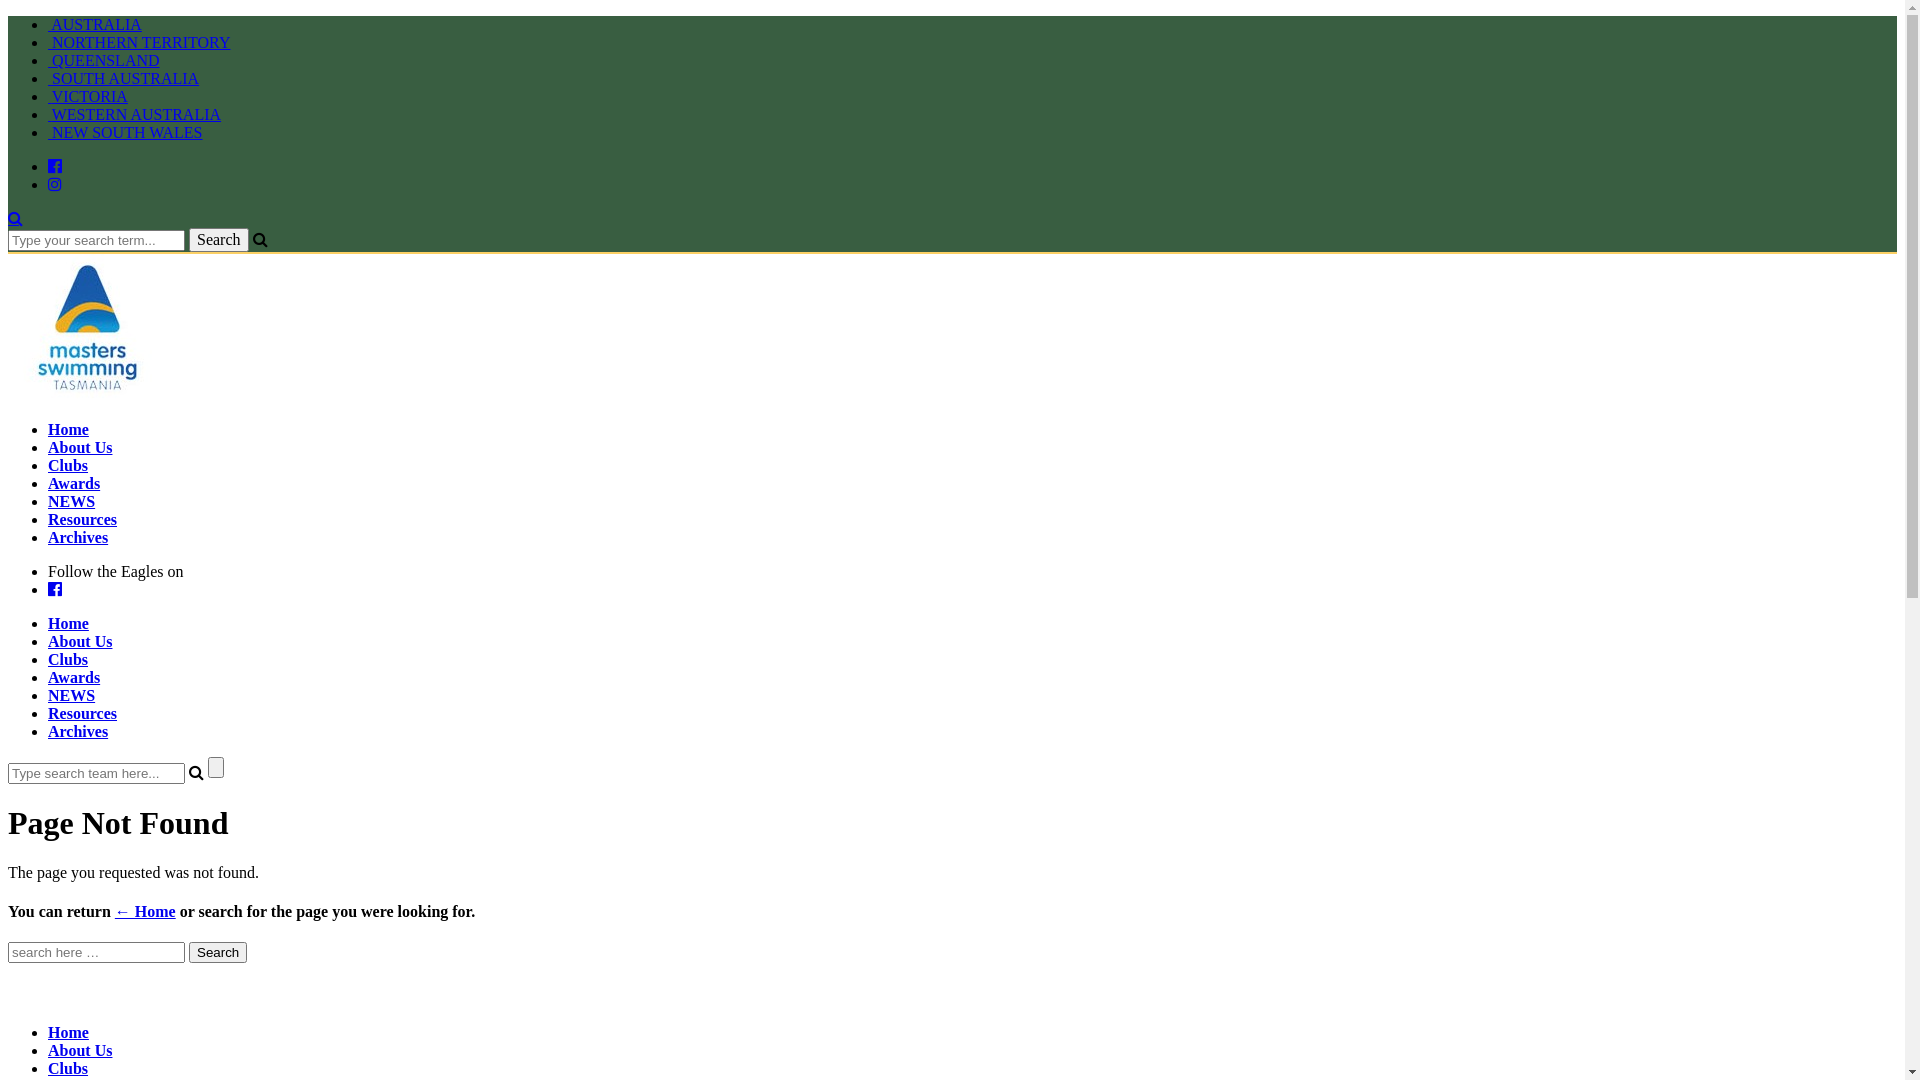 Image resolution: width=1920 pixels, height=1080 pixels. Describe the element at coordinates (94, 24) in the screenshot. I see `'AUSTRALIA'` at that location.